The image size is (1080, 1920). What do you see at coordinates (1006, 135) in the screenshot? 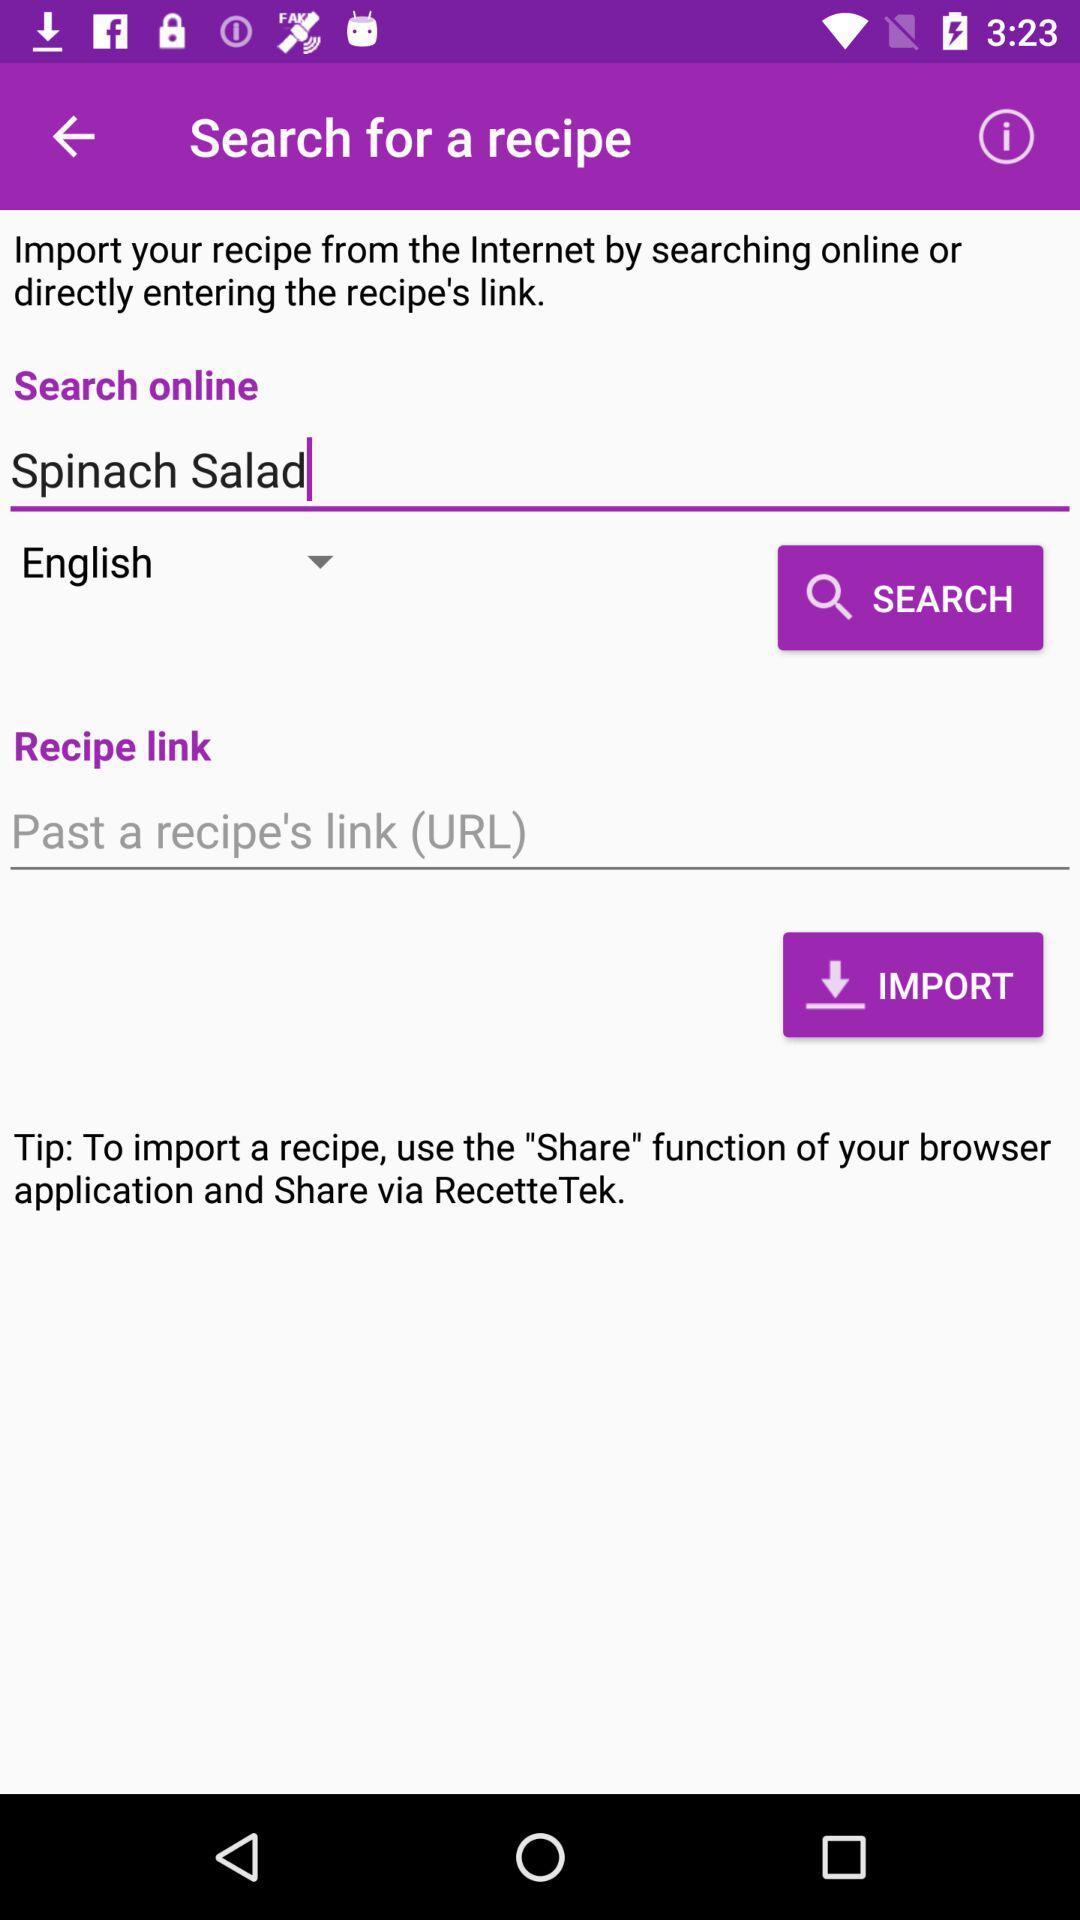
I see `item next to search for a item` at bounding box center [1006, 135].